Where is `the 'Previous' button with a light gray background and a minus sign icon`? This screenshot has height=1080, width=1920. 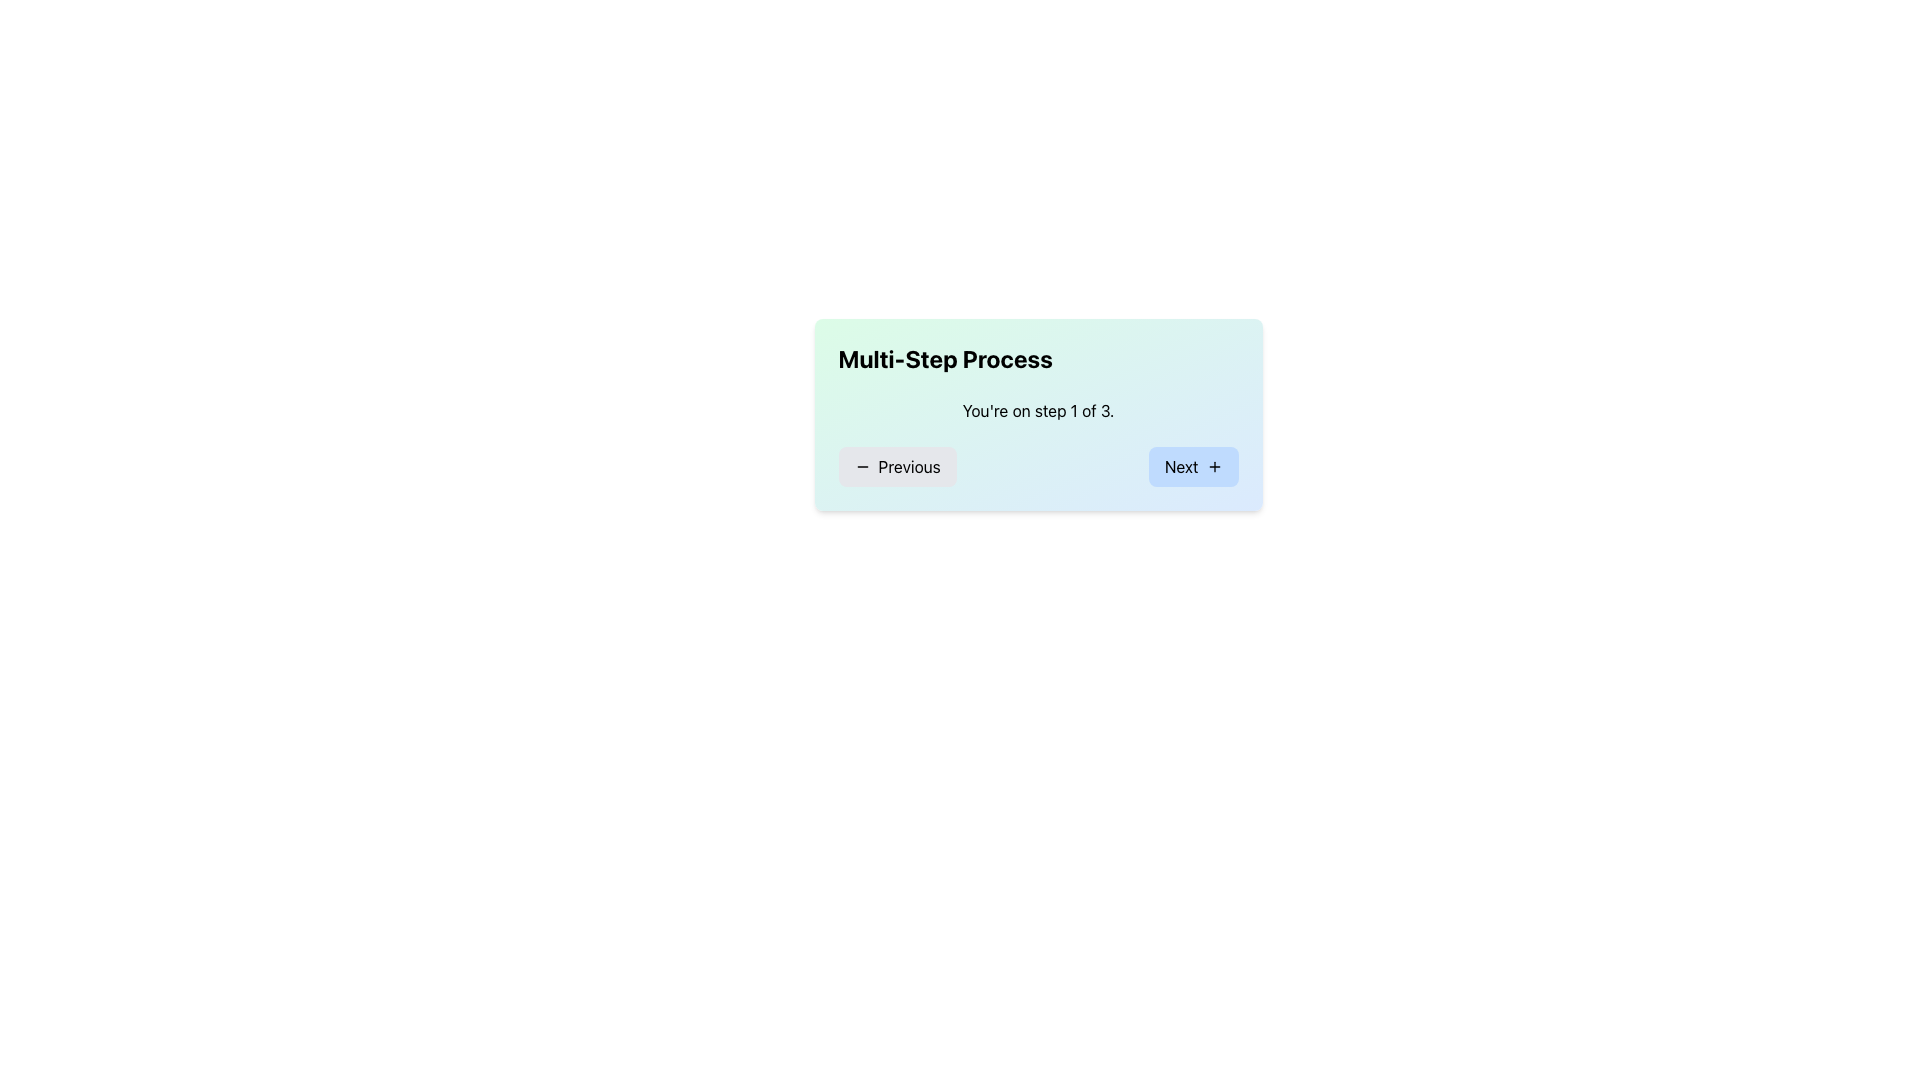
the 'Previous' button with a light gray background and a minus sign icon is located at coordinates (896, 466).